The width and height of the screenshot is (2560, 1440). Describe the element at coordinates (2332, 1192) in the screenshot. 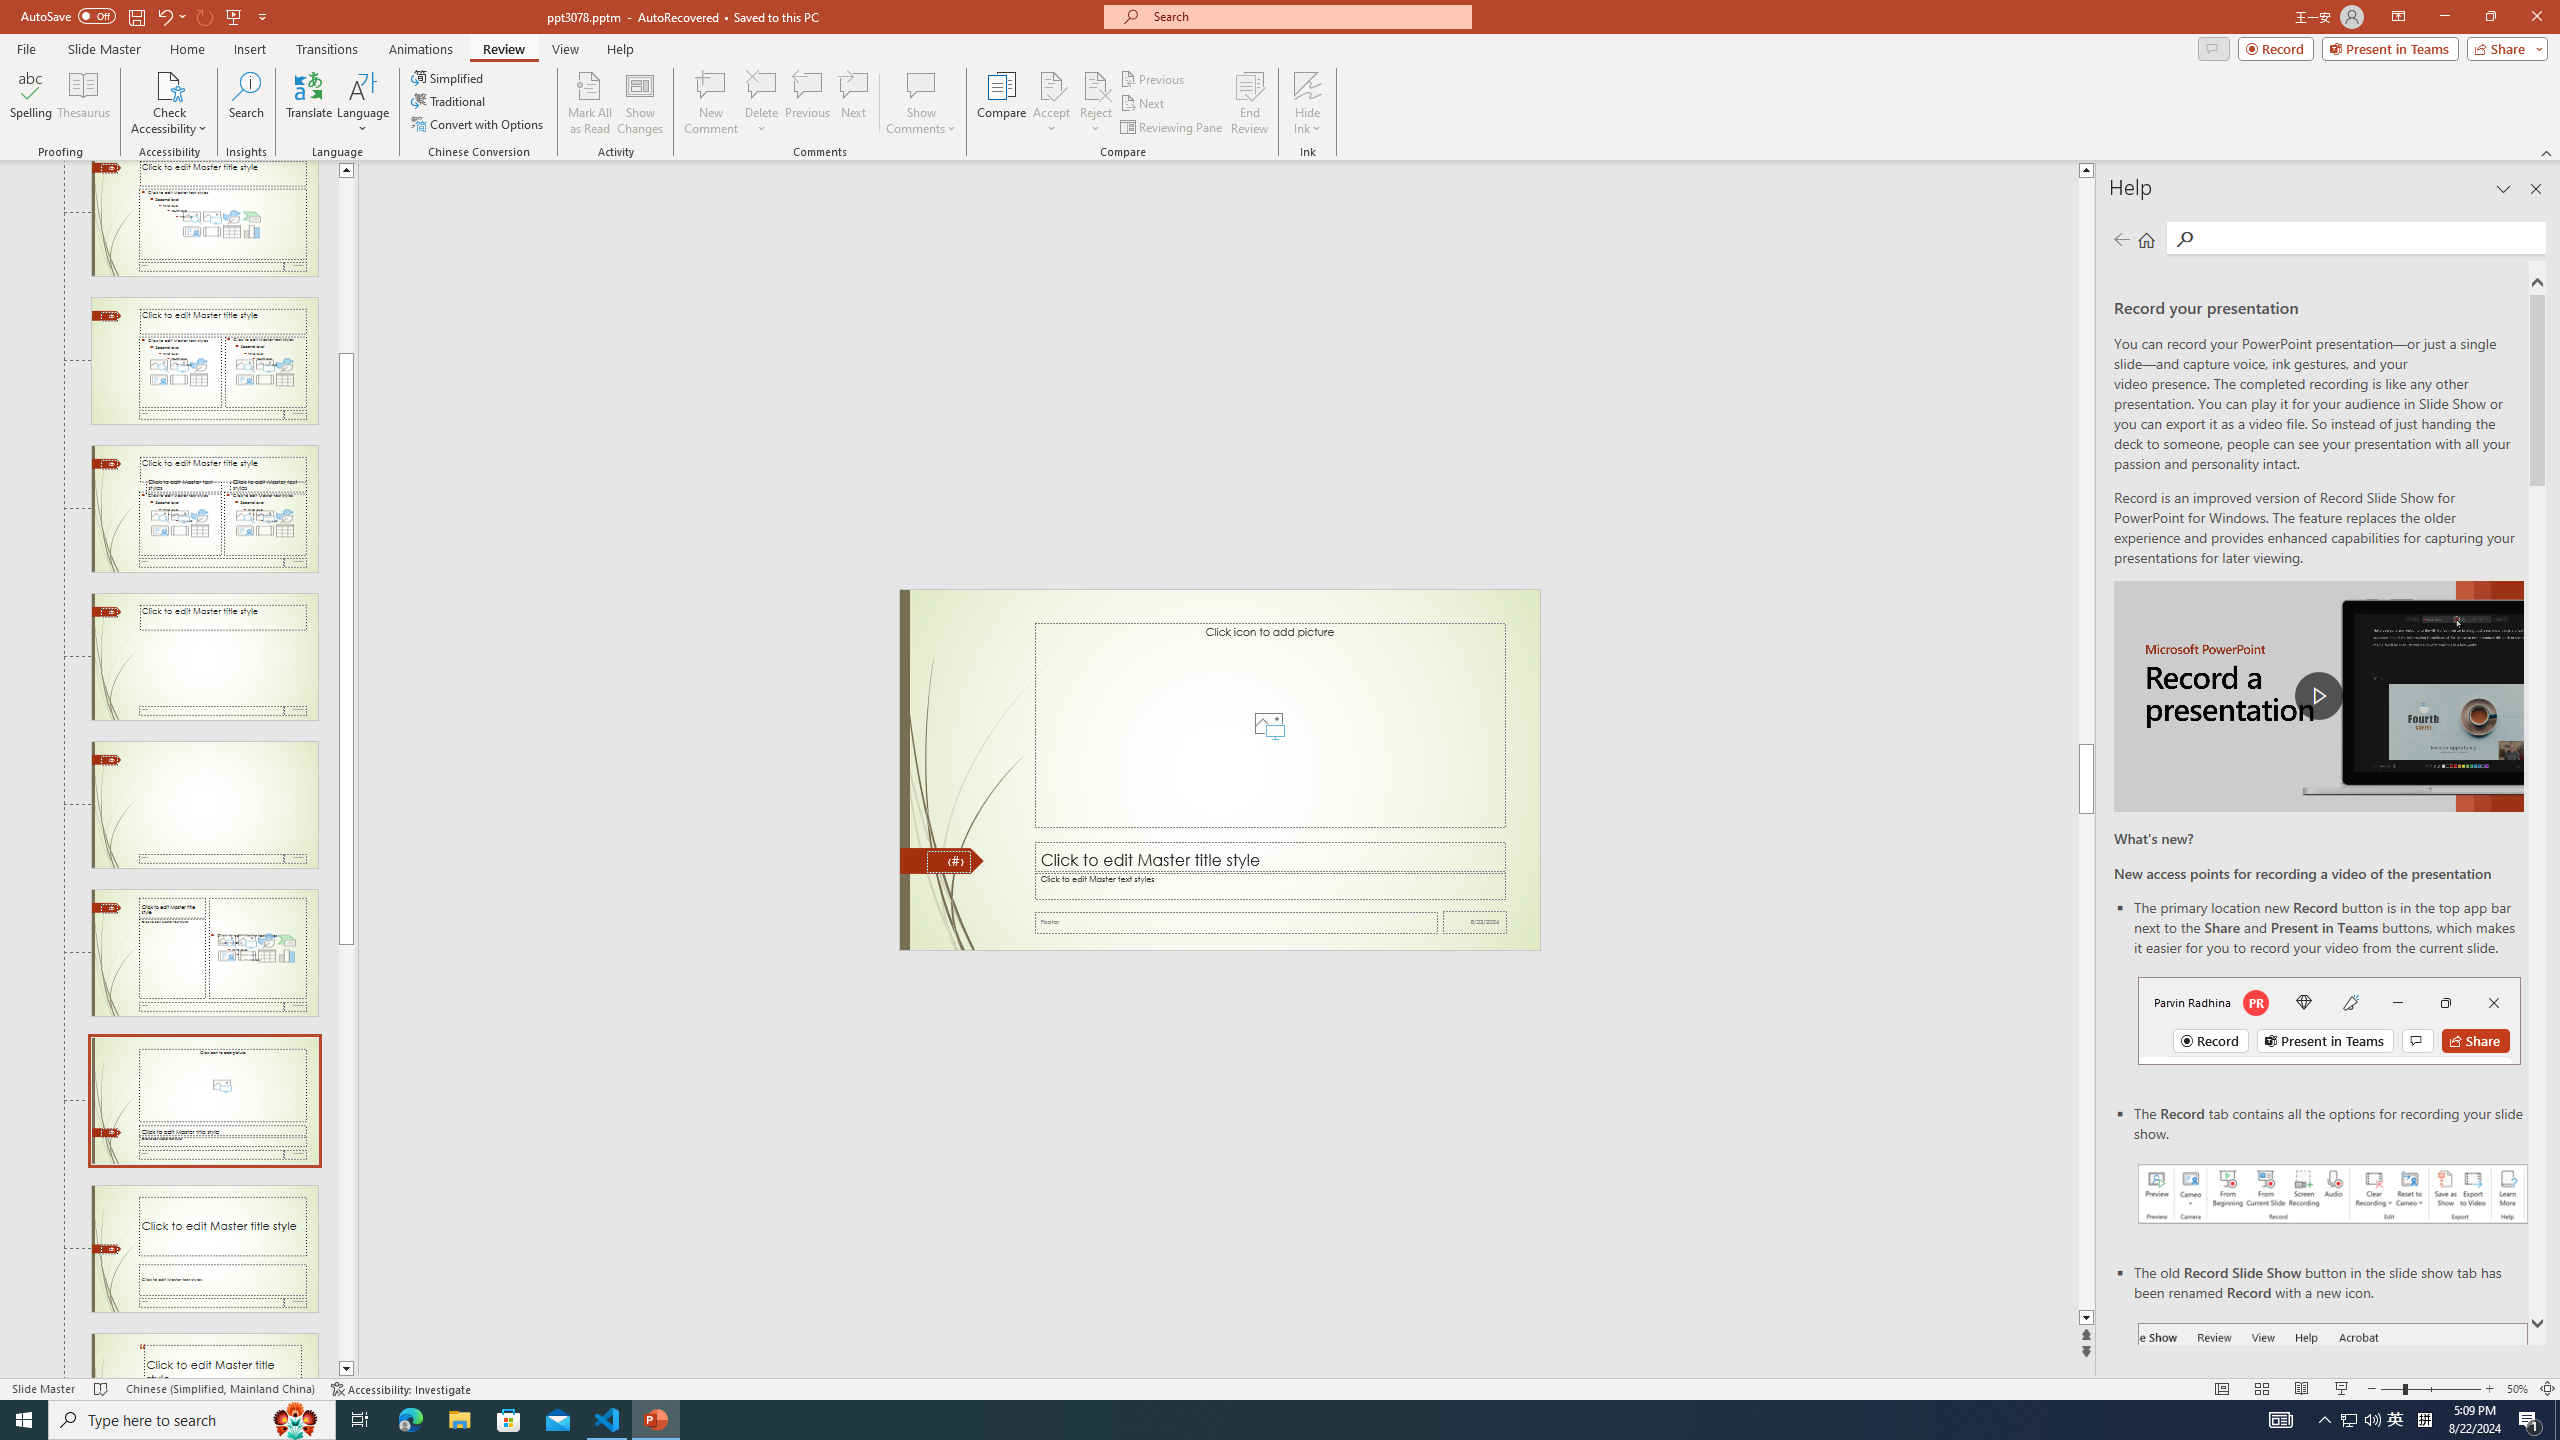

I see `'Record your presentations screenshot one'` at that location.